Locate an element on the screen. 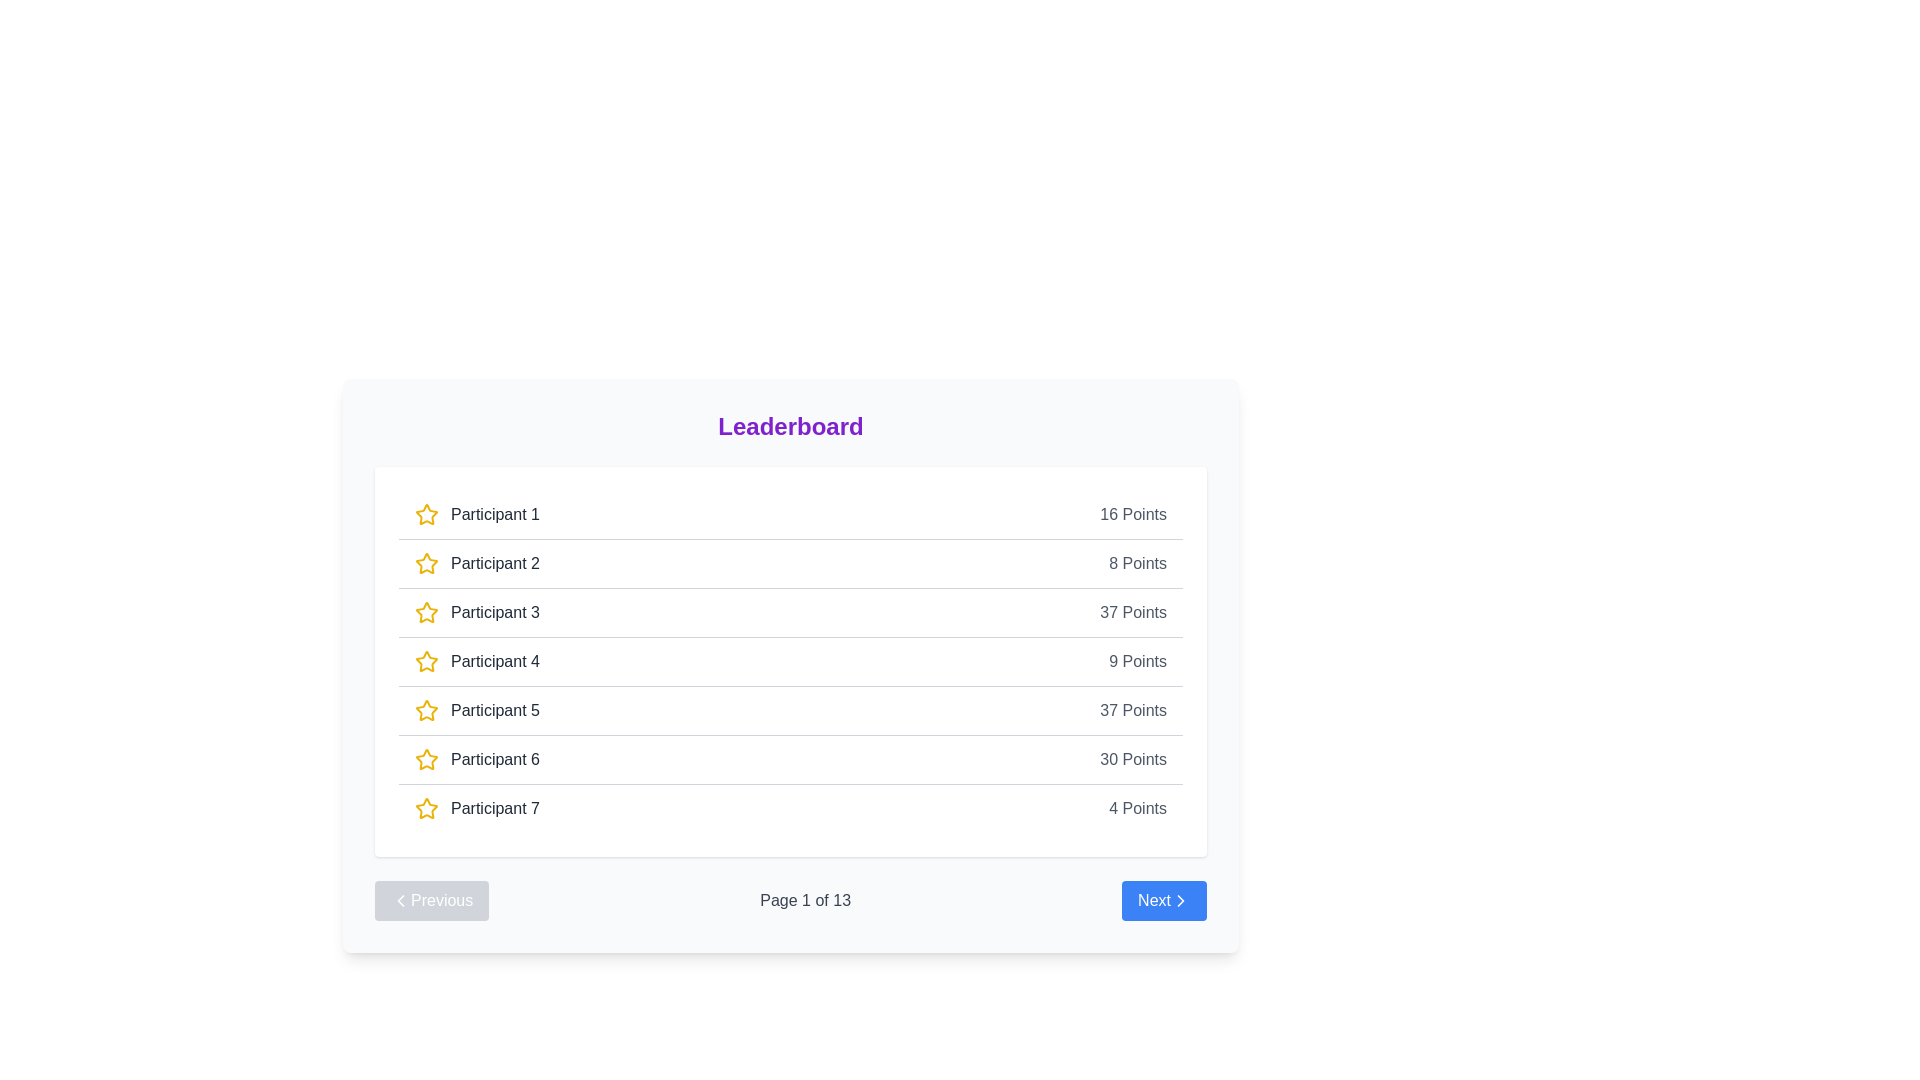 This screenshot has height=1080, width=1920. the star icon indicating the favorite or rated status for 'Participant 4', which is the fourth star icon in the list is located at coordinates (426, 661).